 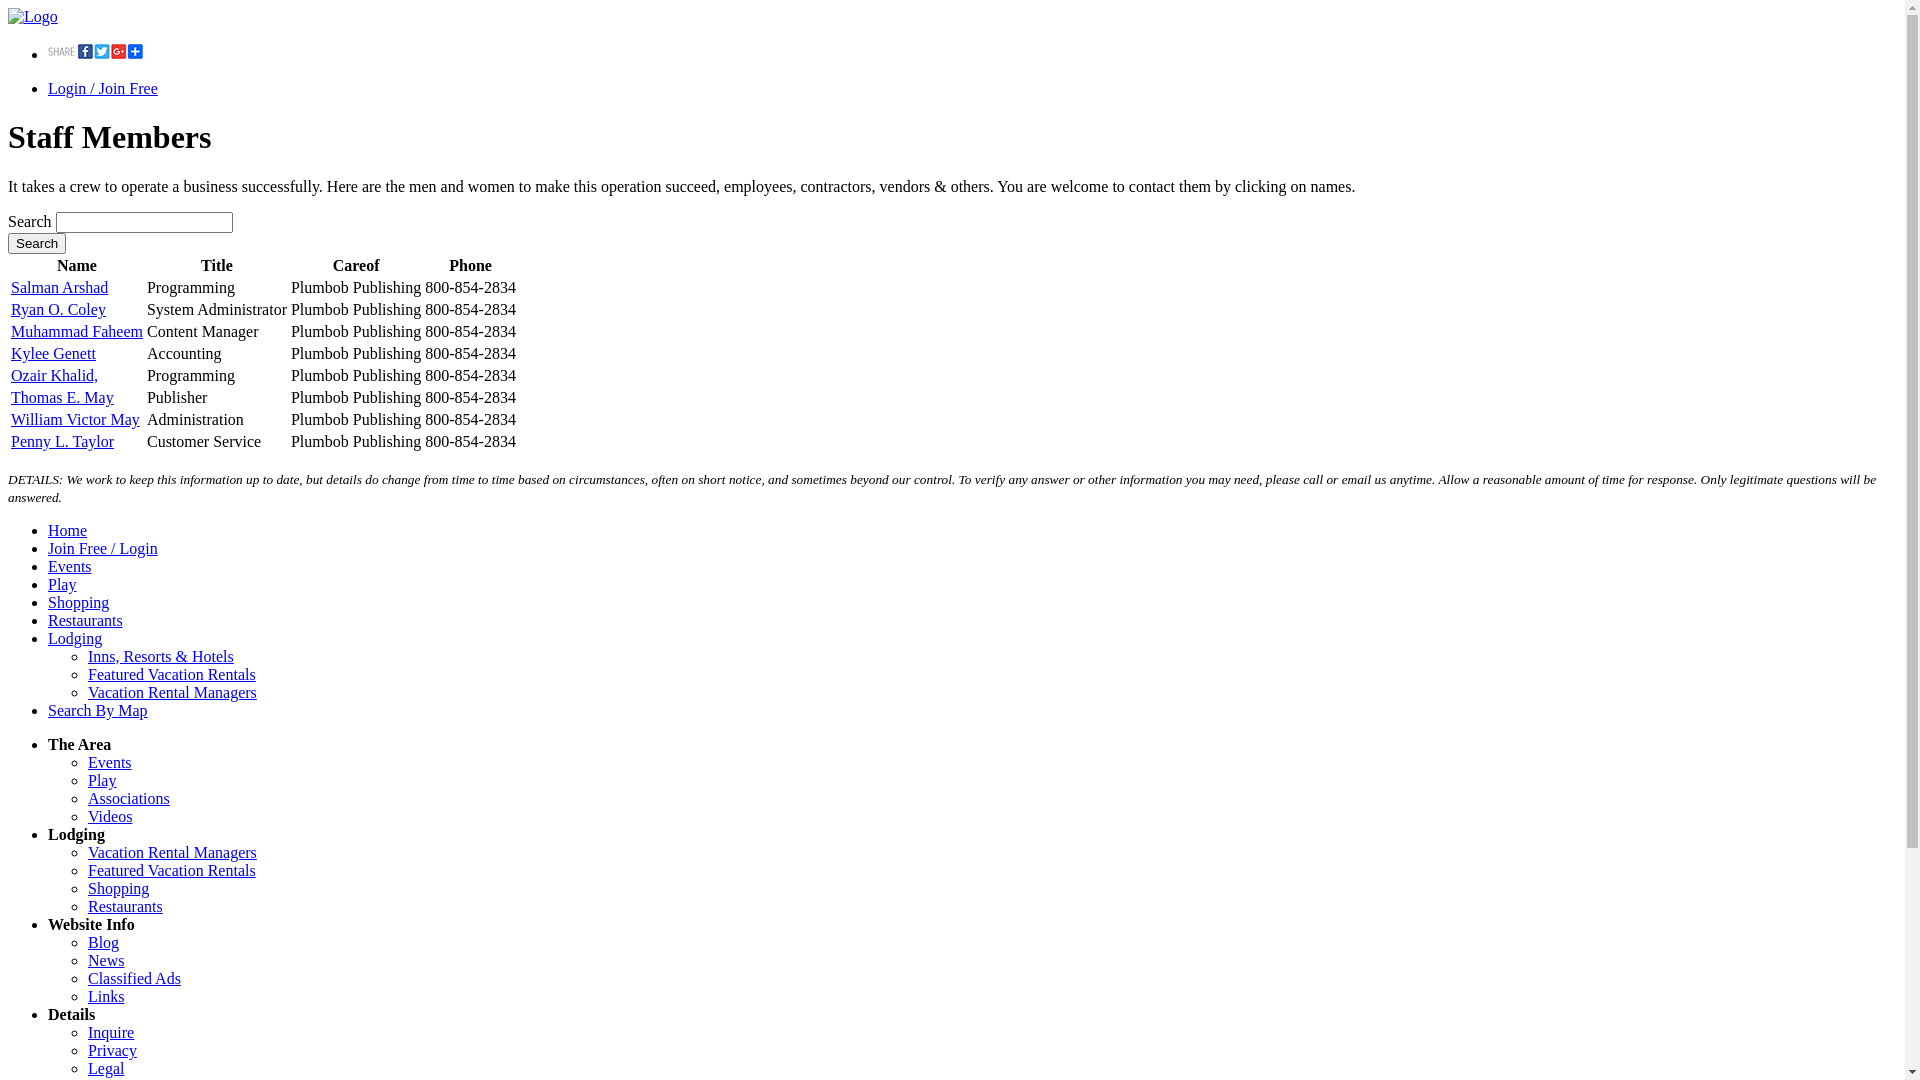 I want to click on 'Thomas E. May', so click(x=62, y=397).